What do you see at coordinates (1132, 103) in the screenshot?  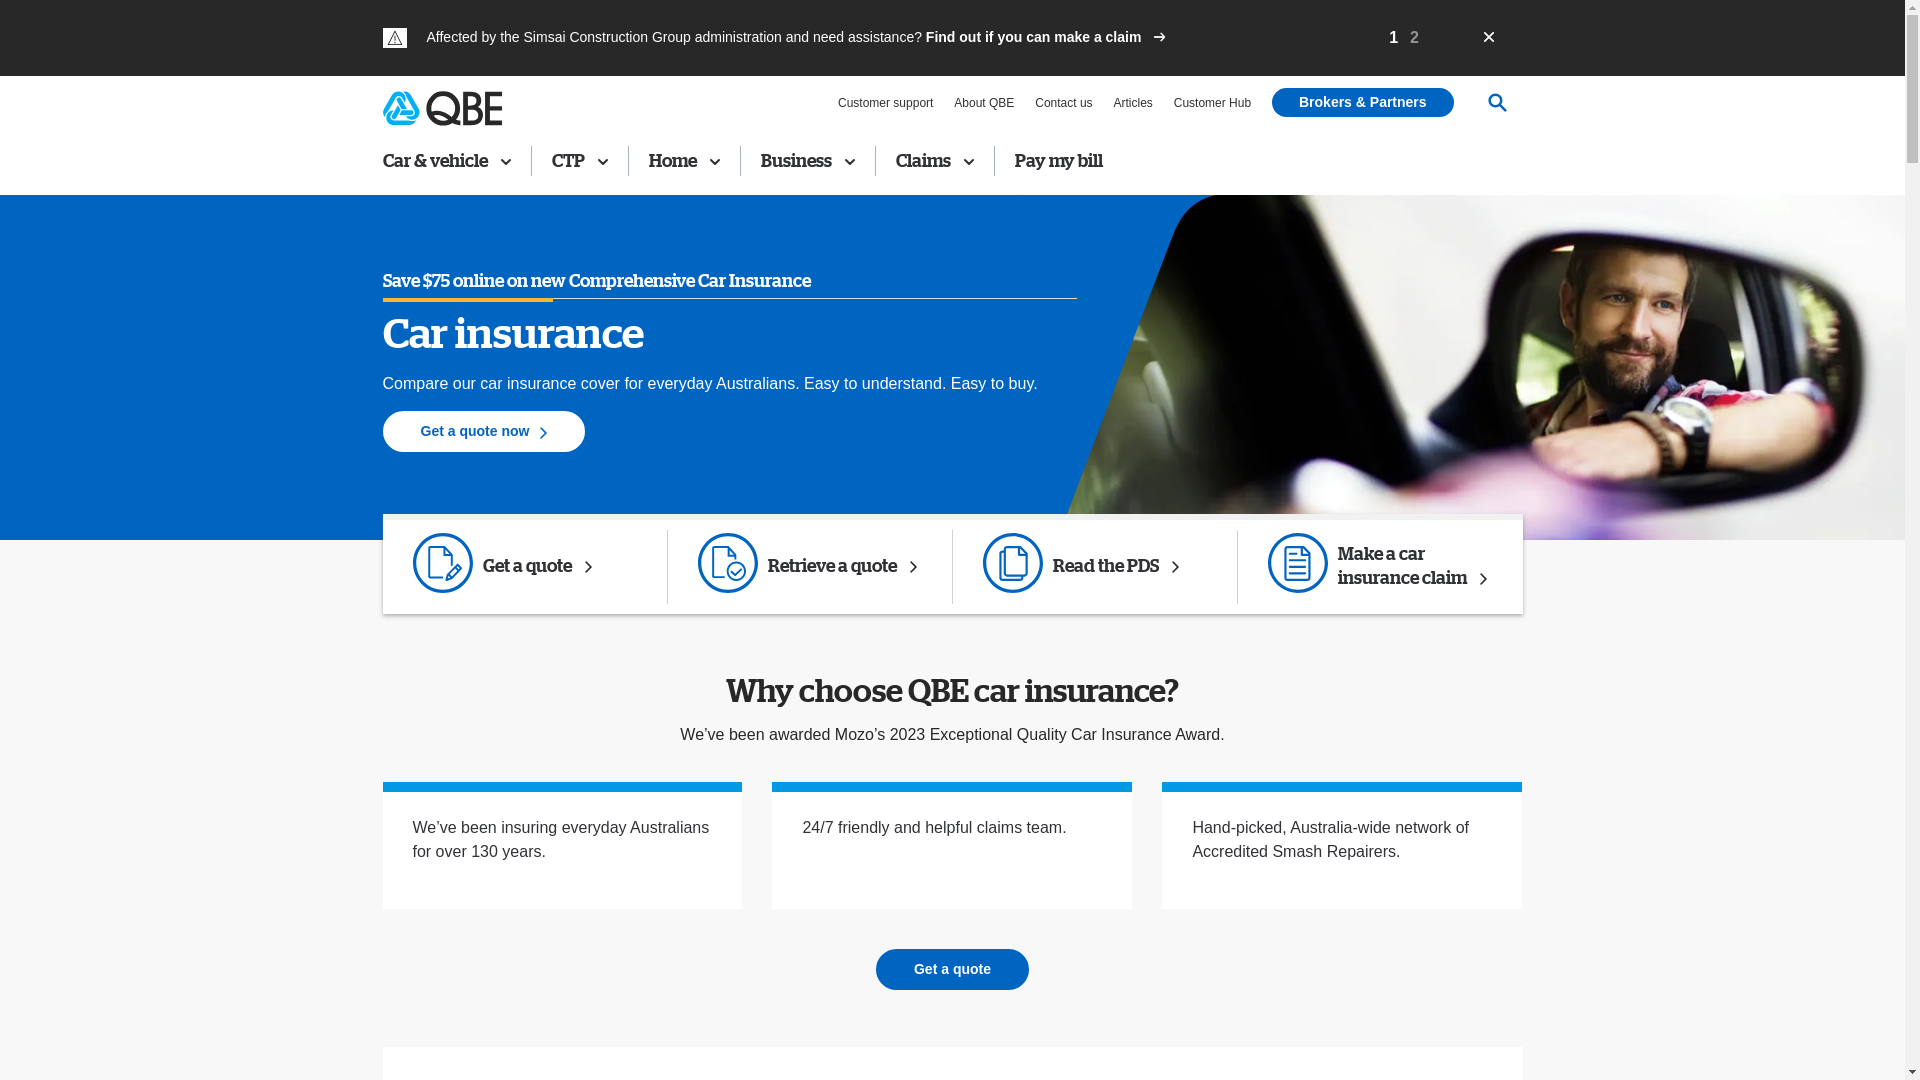 I see `'Articles'` at bounding box center [1132, 103].